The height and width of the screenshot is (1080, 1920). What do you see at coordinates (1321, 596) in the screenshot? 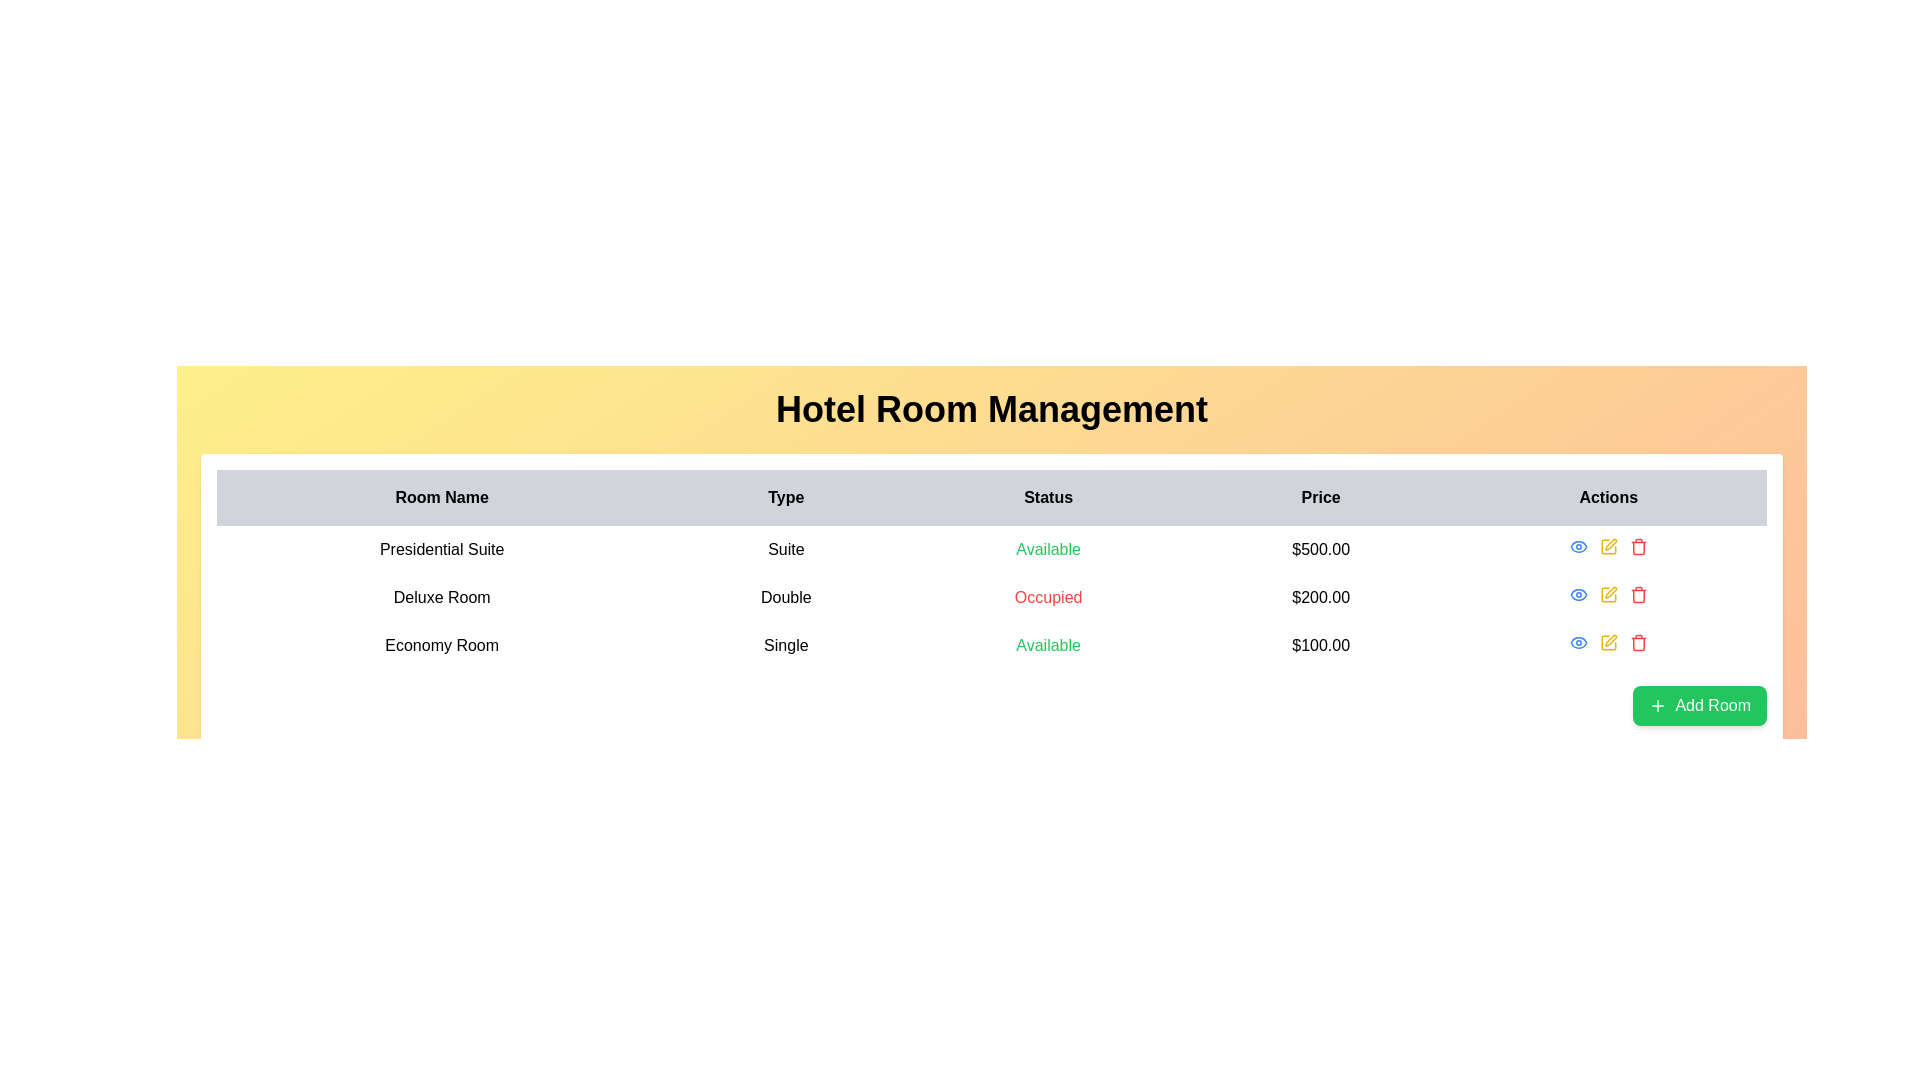
I see `the text '$200.00' displayed in black font under the 'Price' column in the second row of the table` at bounding box center [1321, 596].